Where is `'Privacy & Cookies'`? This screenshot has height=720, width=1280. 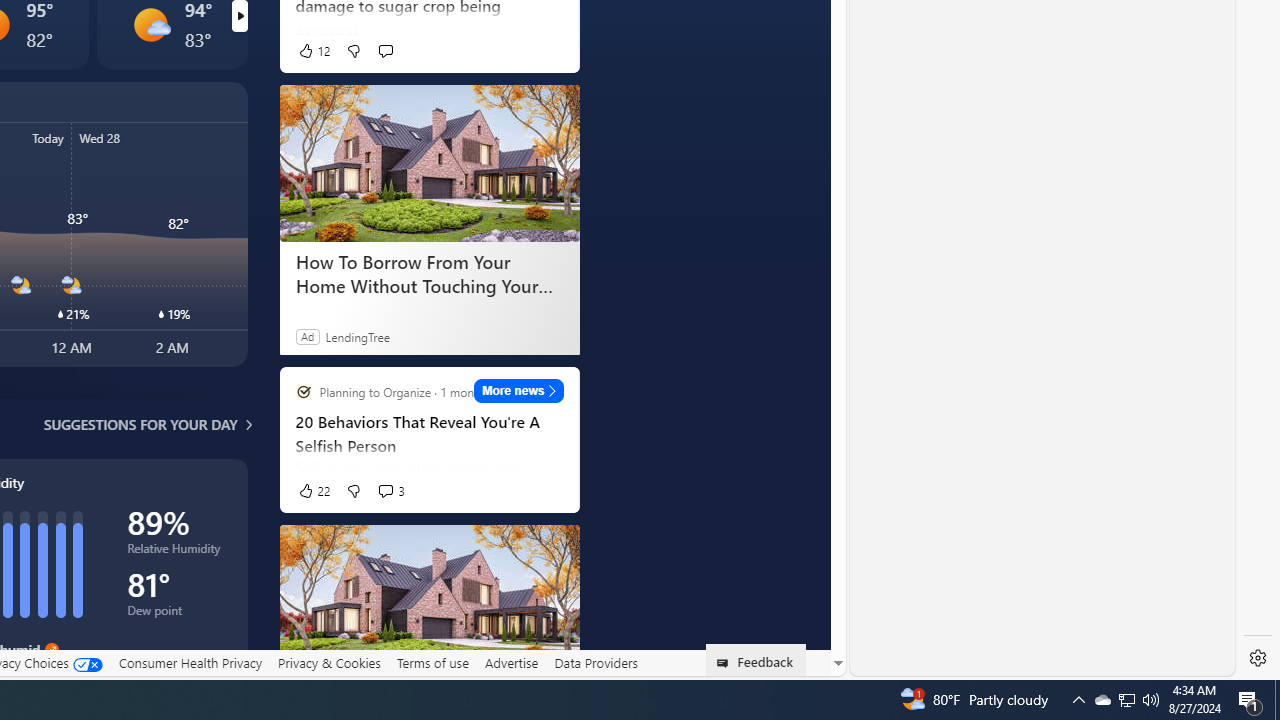 'Privacy & Cookies' is located at coordinates (329, 663).